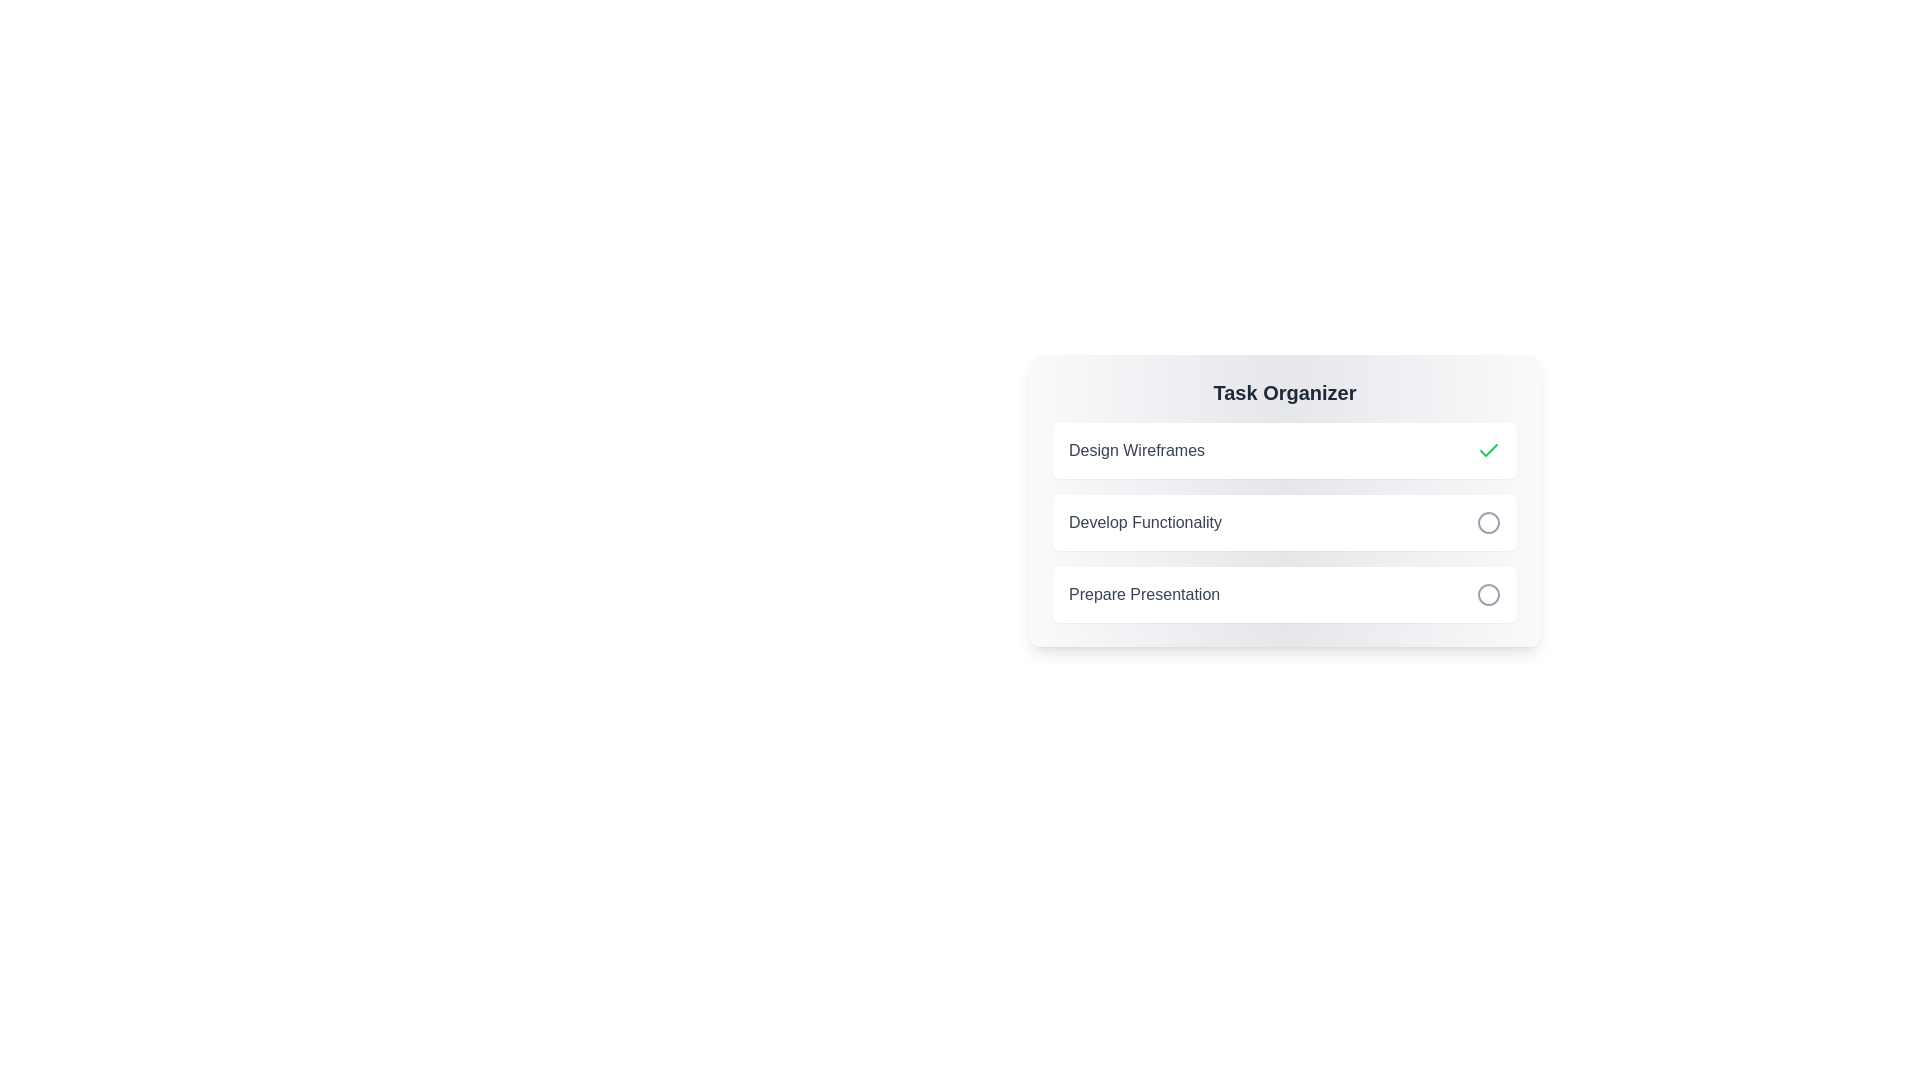 The image size is (1920, 1080). Describe the element at coordinates (1488, 522) in the screenshot. I see `the task identified by its title Develop Functionality` at that location.